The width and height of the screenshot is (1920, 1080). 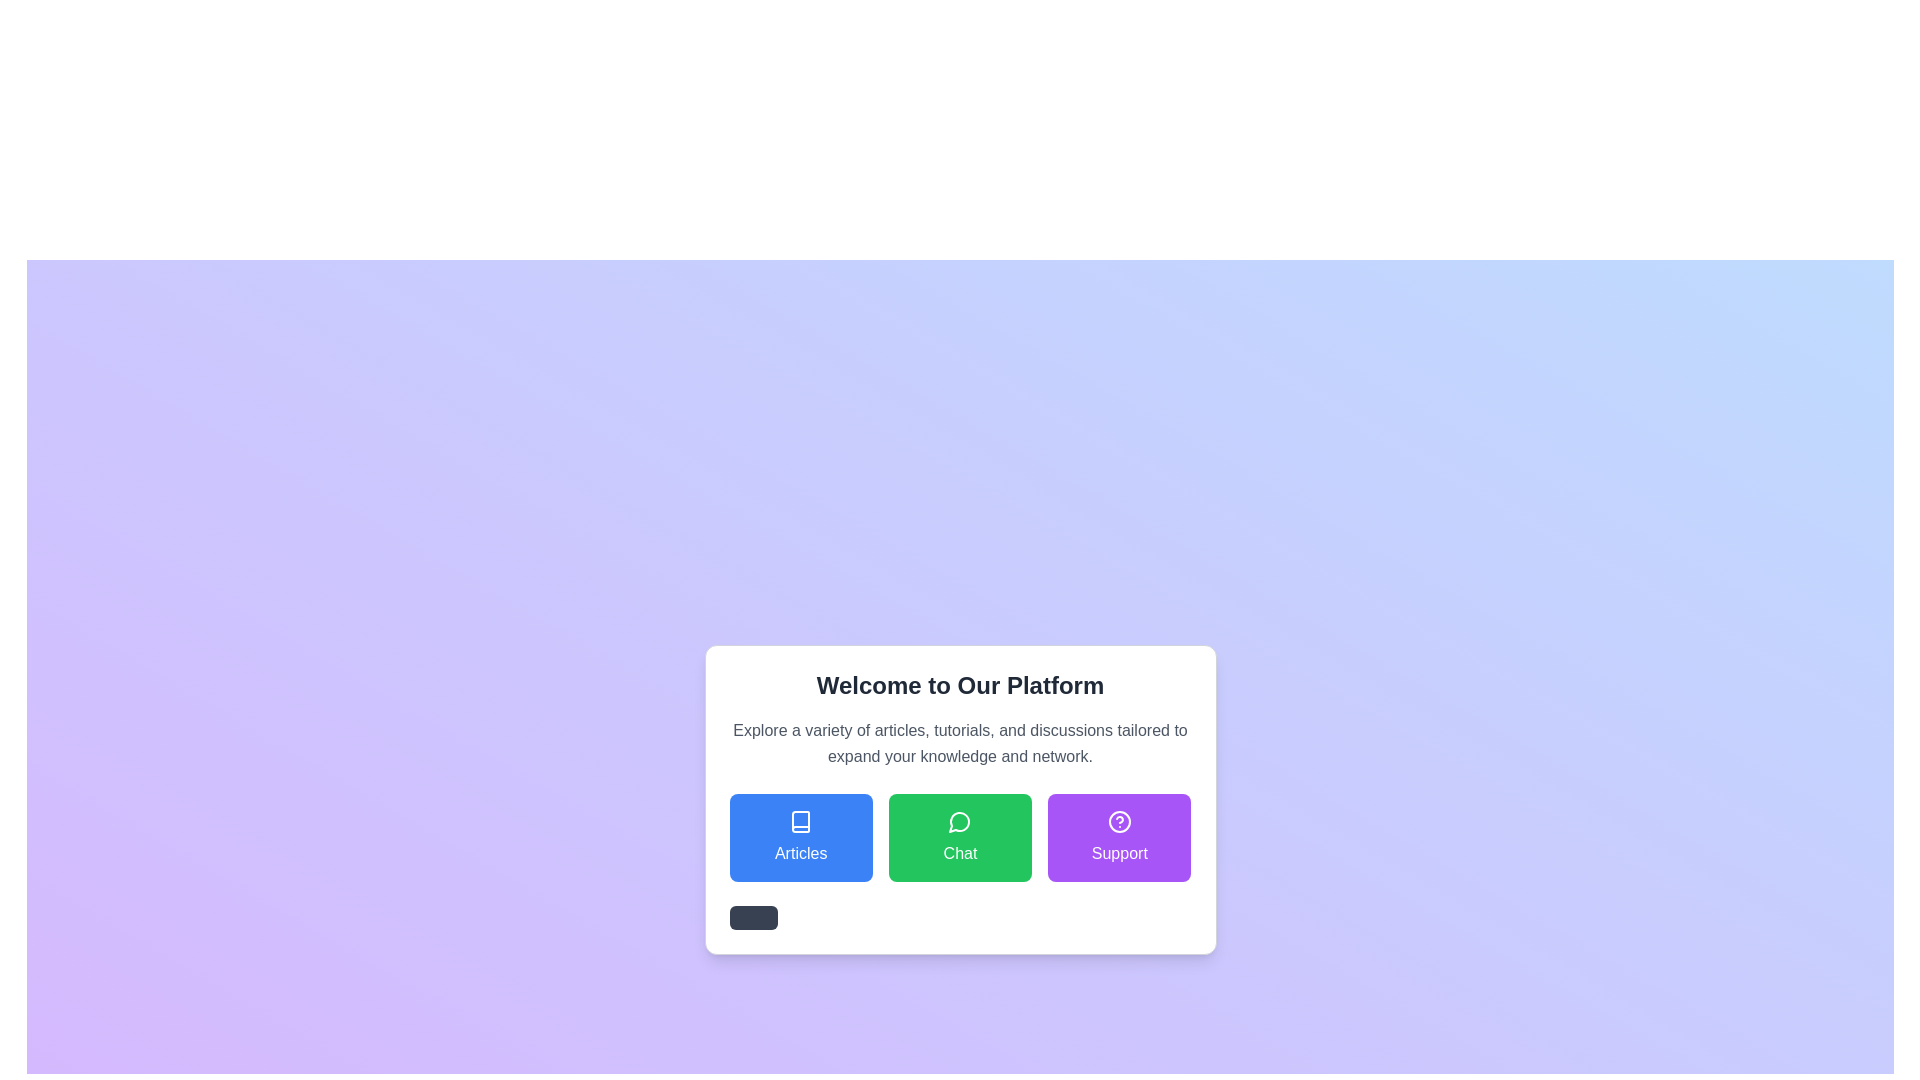 I want to click on the 'Articles' text label, which is part of a blue button structure and is located at the lower section of the button, the leftmost in a group of three buttons, so click(x=801, y=853).